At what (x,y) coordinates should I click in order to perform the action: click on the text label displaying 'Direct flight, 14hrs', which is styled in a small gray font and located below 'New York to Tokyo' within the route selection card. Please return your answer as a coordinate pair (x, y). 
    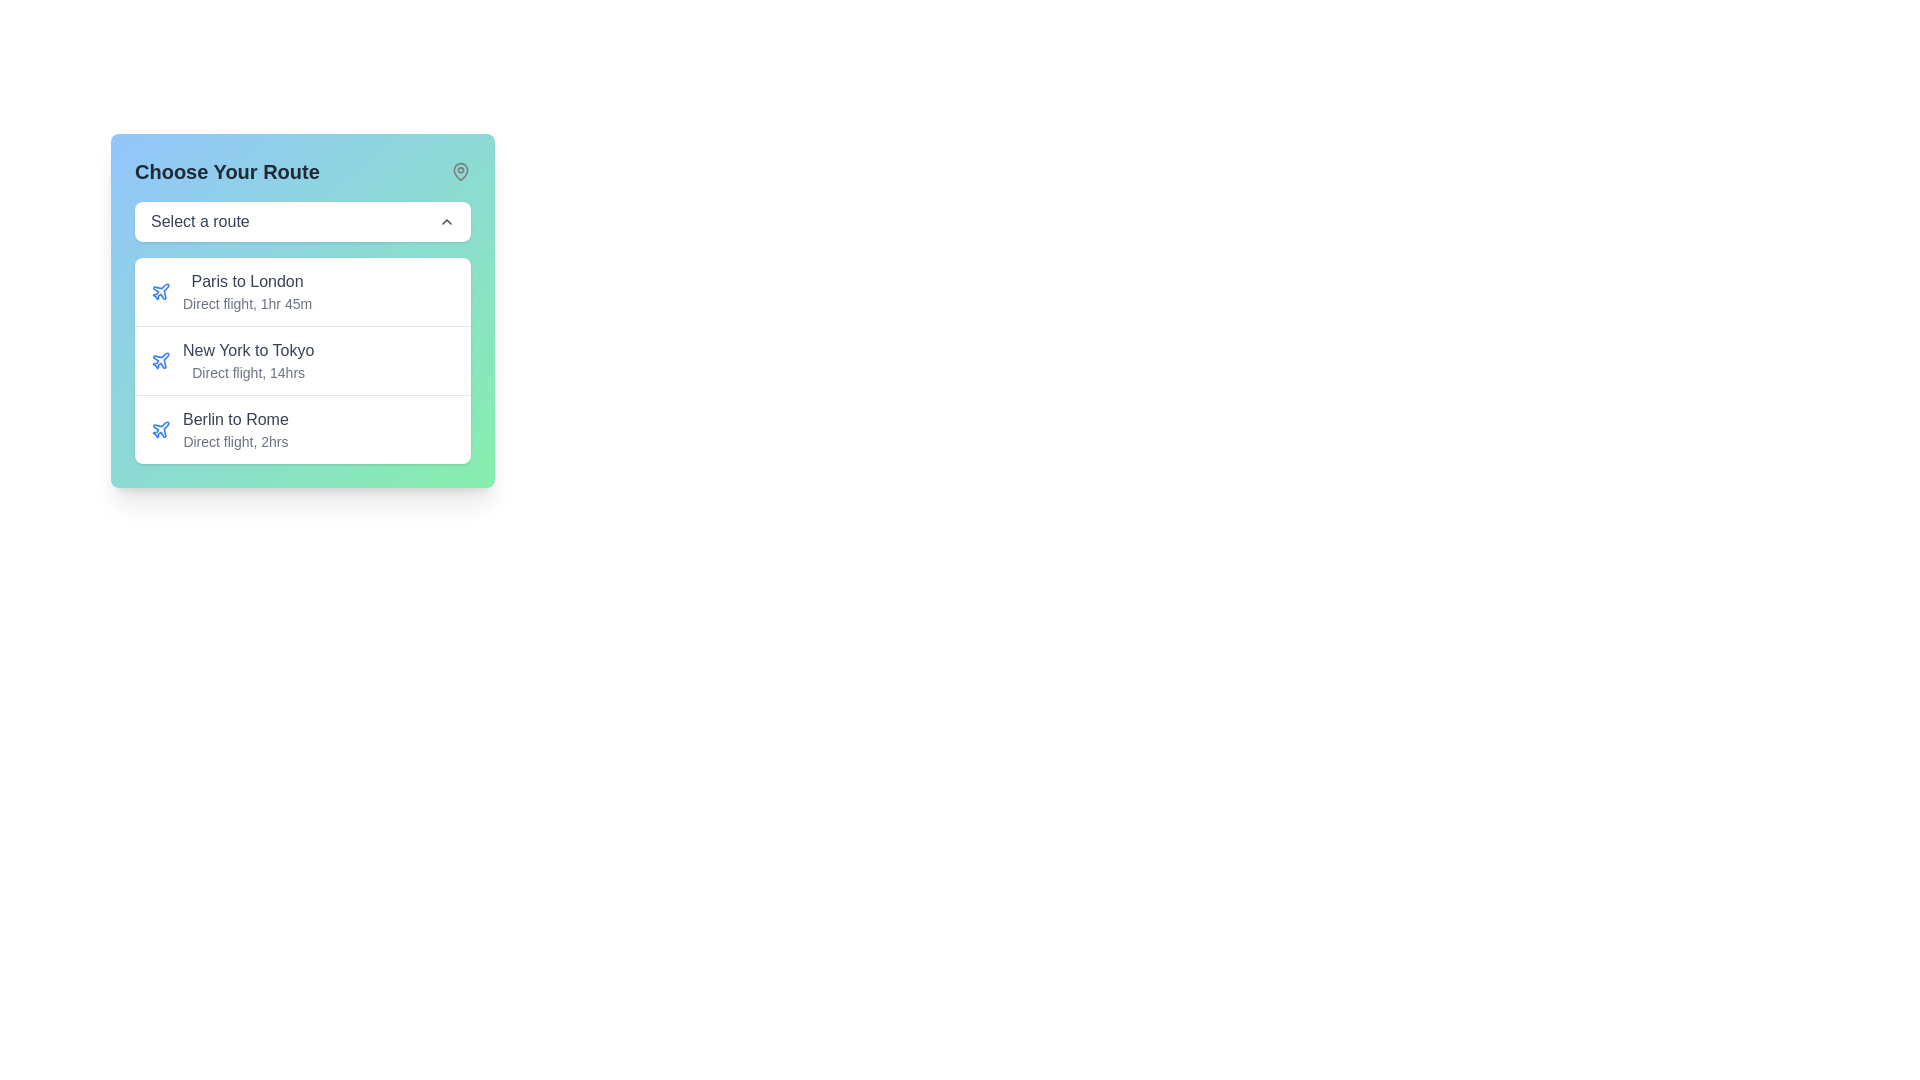
    Looking at the image, I should click on (247, 373).